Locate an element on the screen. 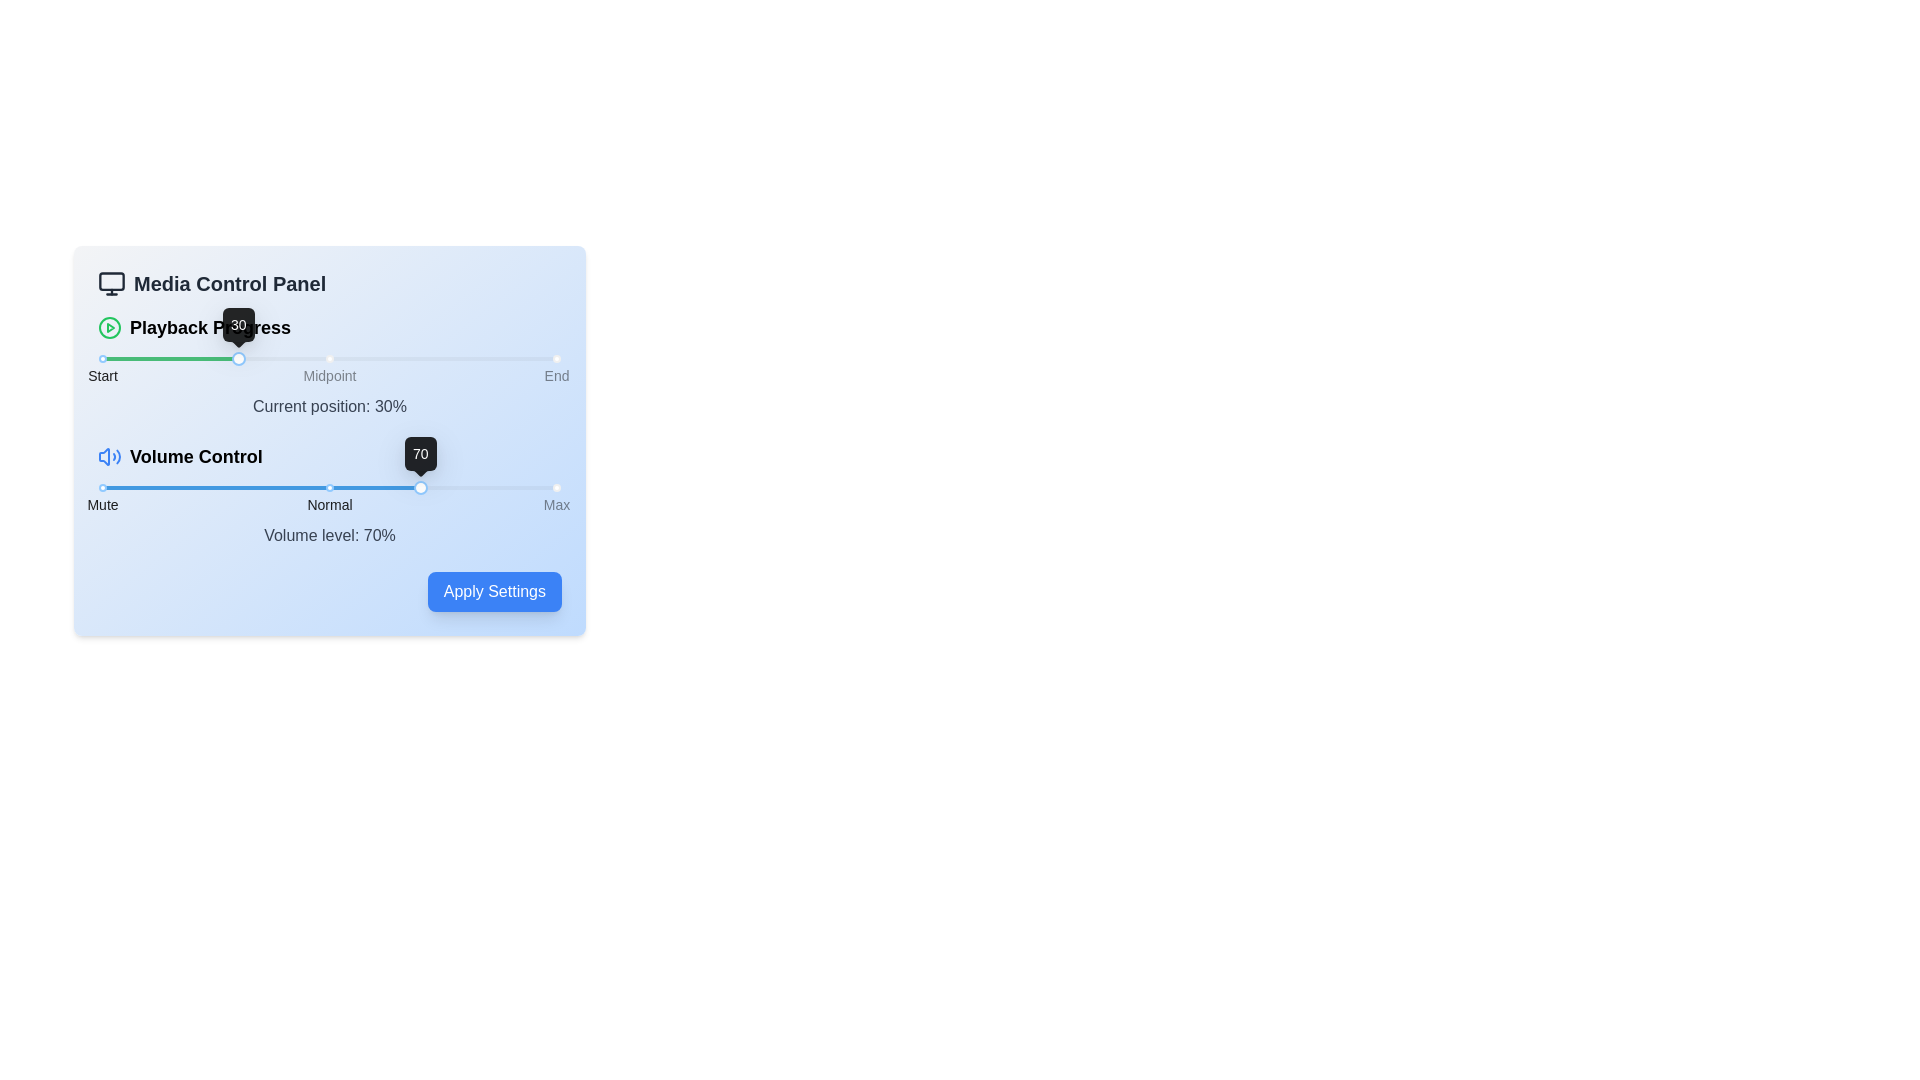 This screenshot has width=1920, height=1080. playback position is located at coordinates (401, 357).